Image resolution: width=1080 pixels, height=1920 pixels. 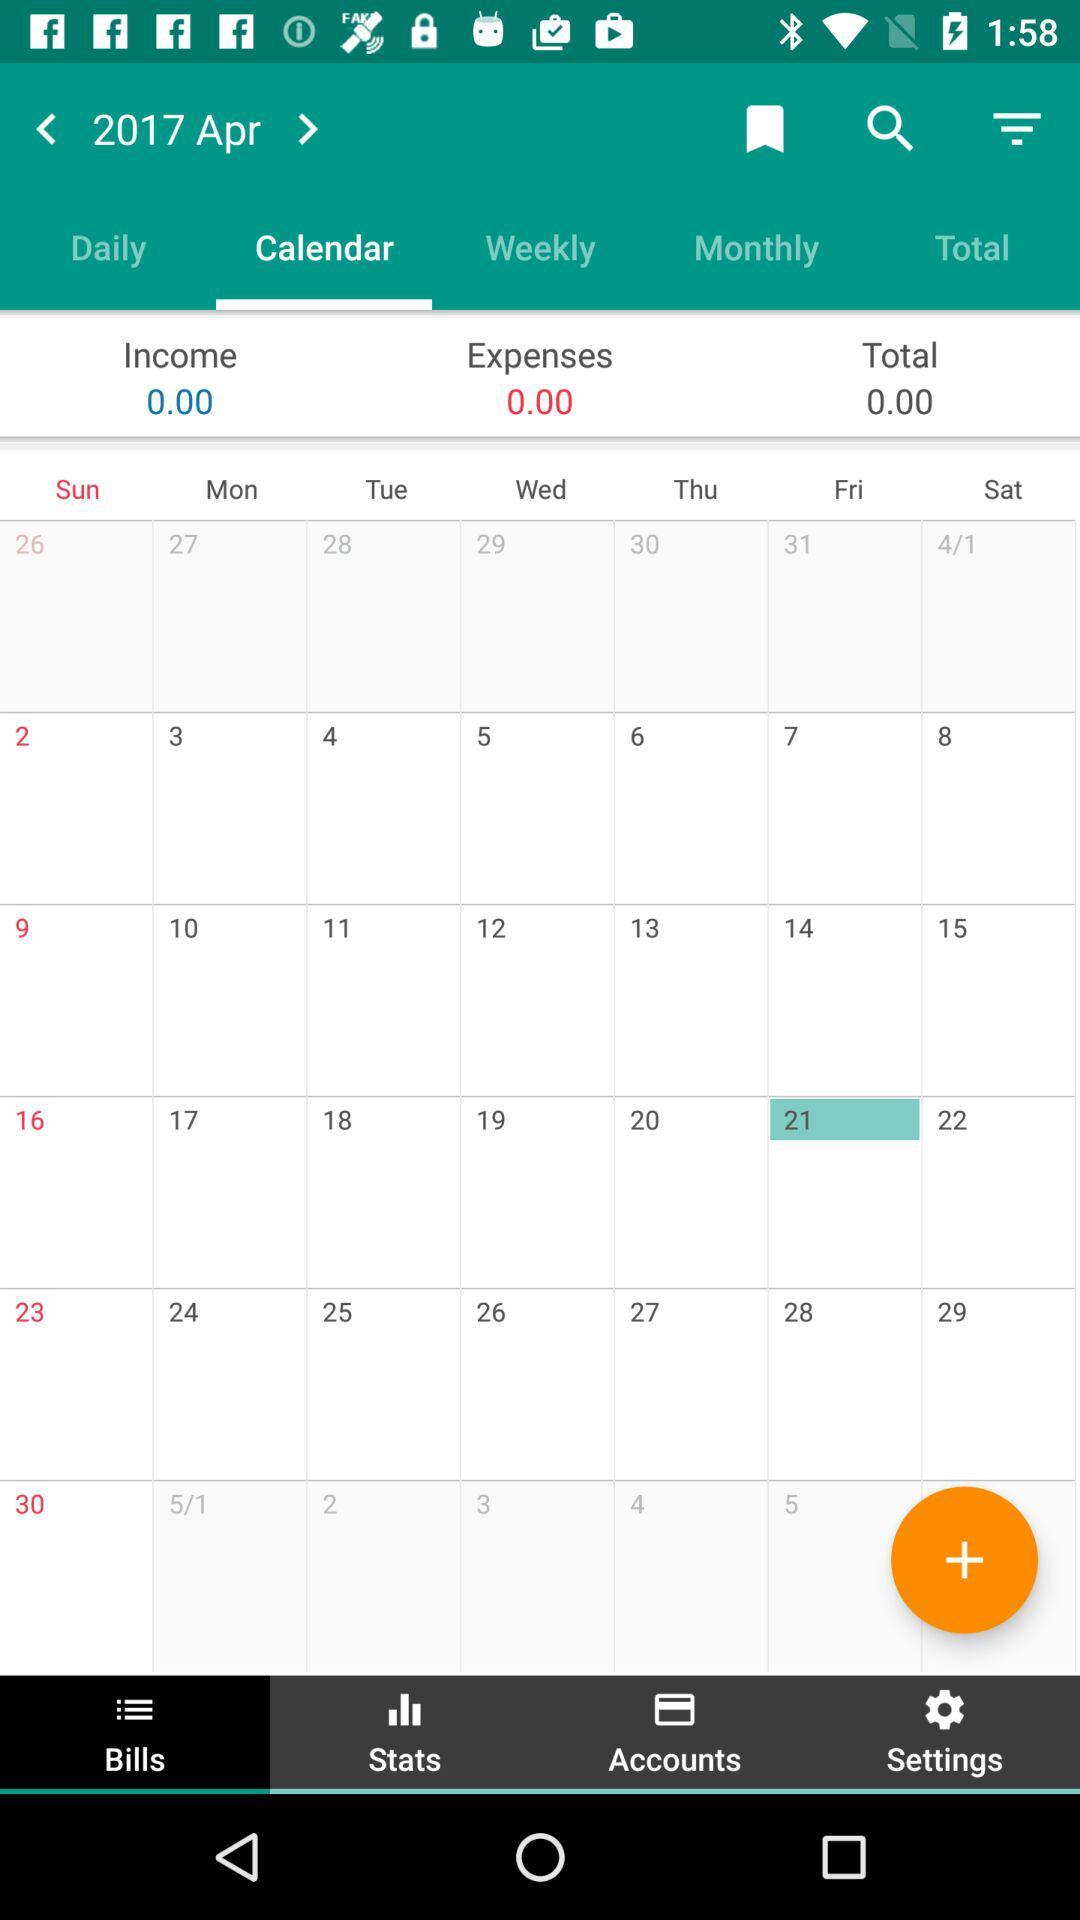 I want to click on the filter_list icon, so click(x=1017, y=127).